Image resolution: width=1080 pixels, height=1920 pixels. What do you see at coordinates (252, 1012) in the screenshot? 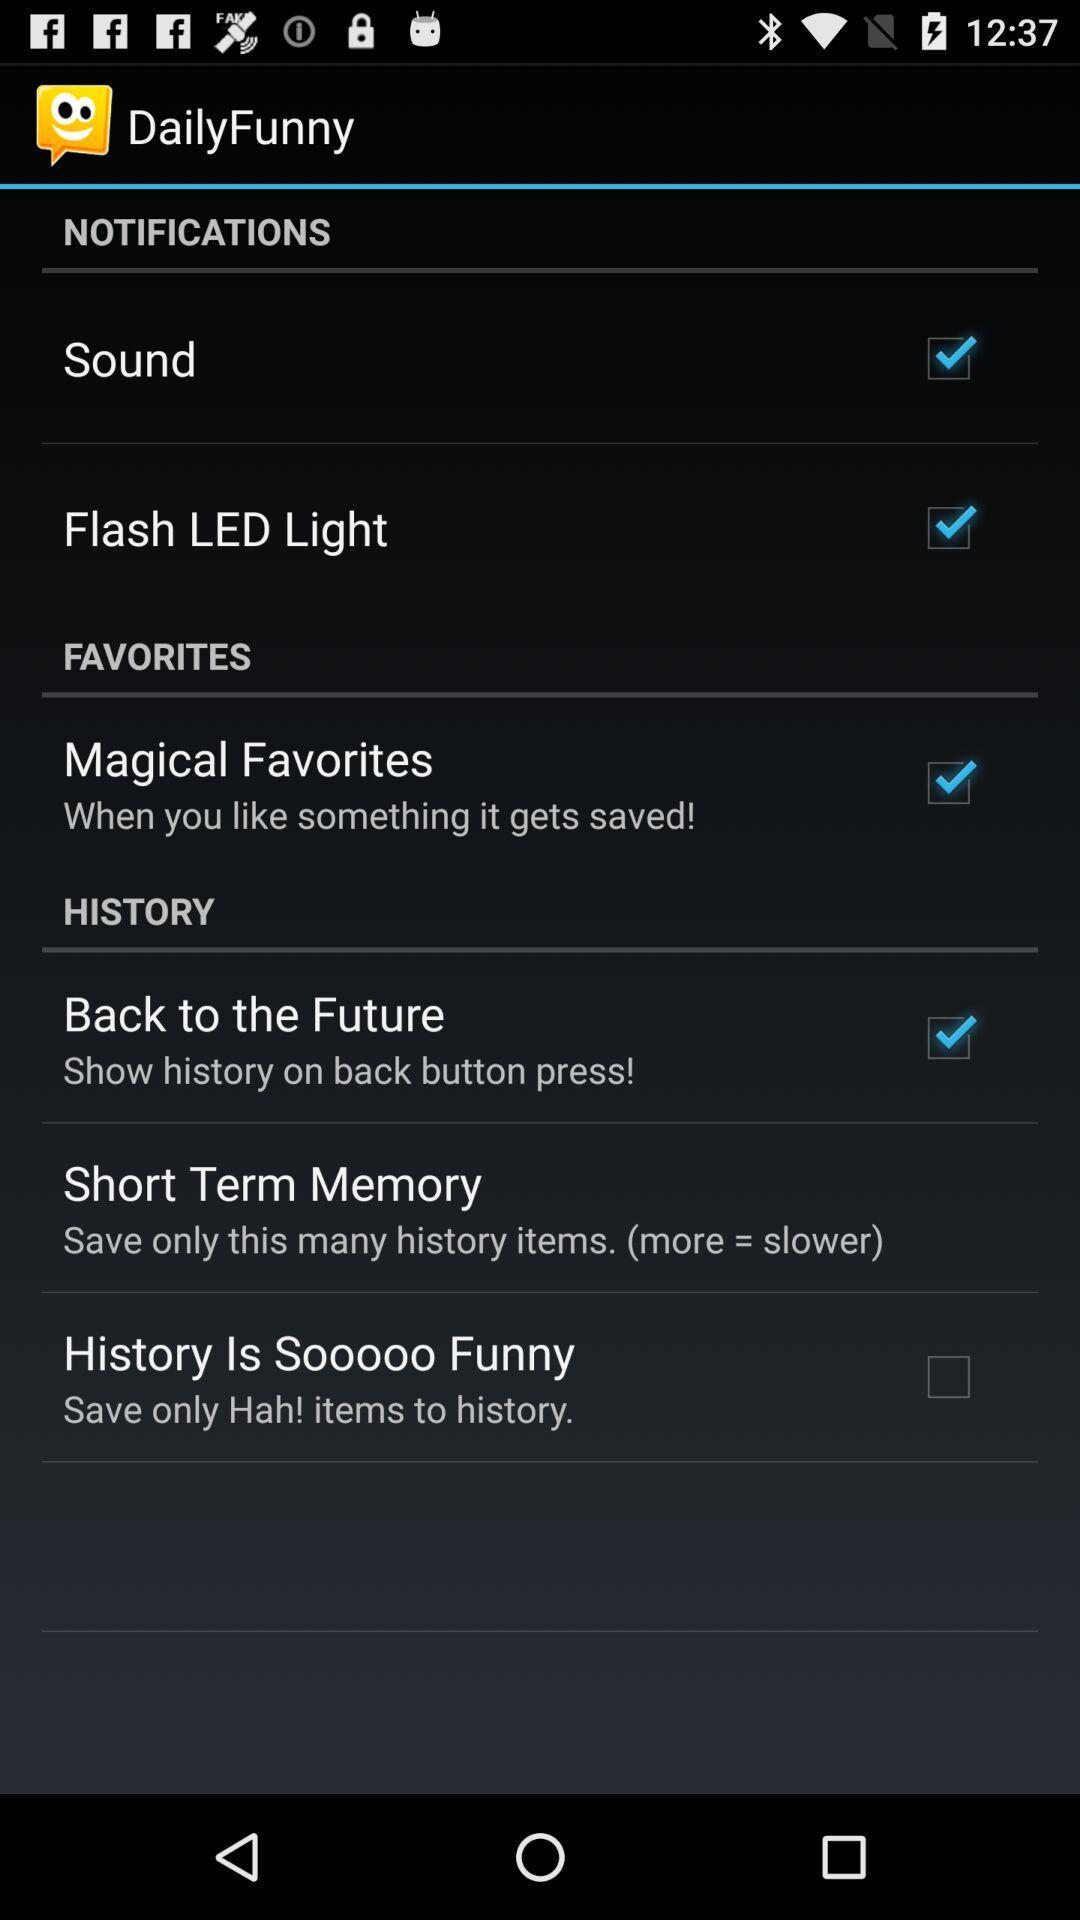
I see `the app above show history on icon` at bounding box center [252, 1012].